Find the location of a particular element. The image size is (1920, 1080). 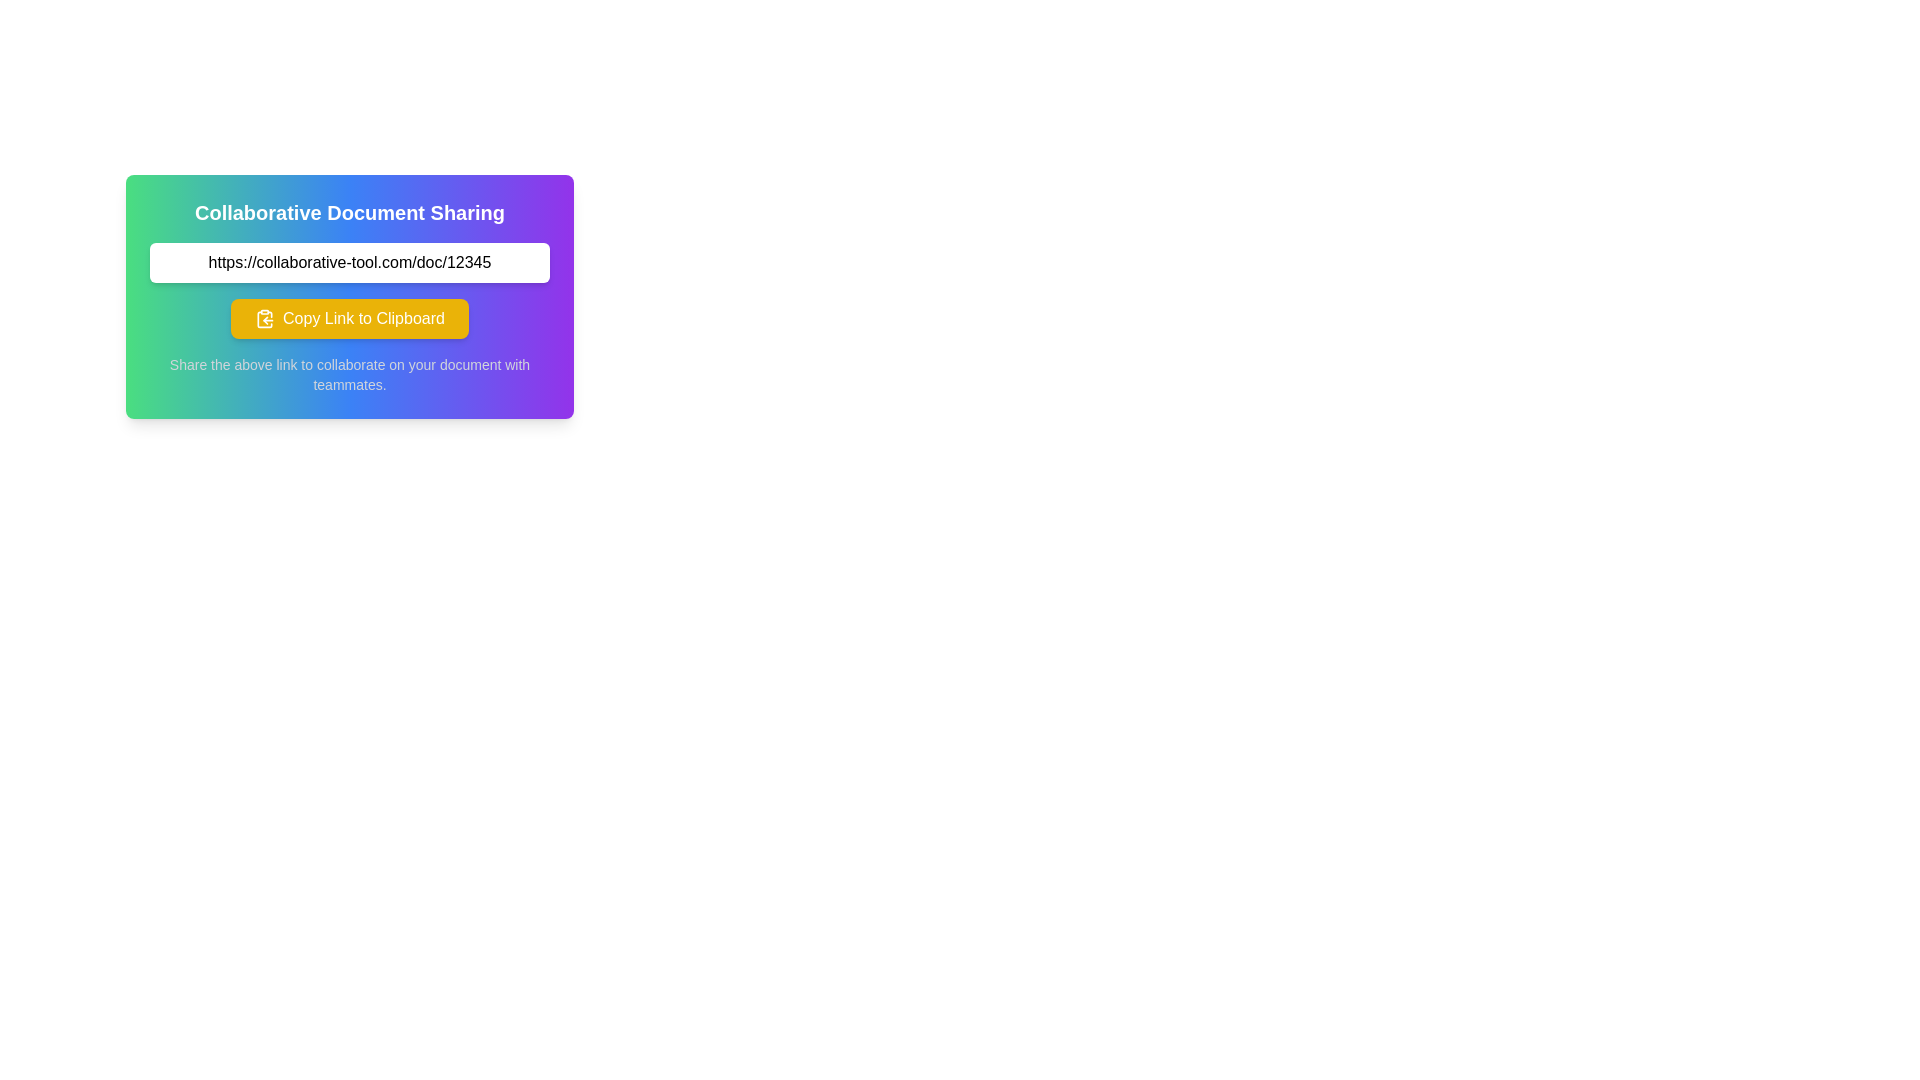

or click the yellow button labeled 'Copy Link to Clipboard' in the panel titled 'Collaborative Document Sharing' to copy the URL is located at coordinates (350, 297).